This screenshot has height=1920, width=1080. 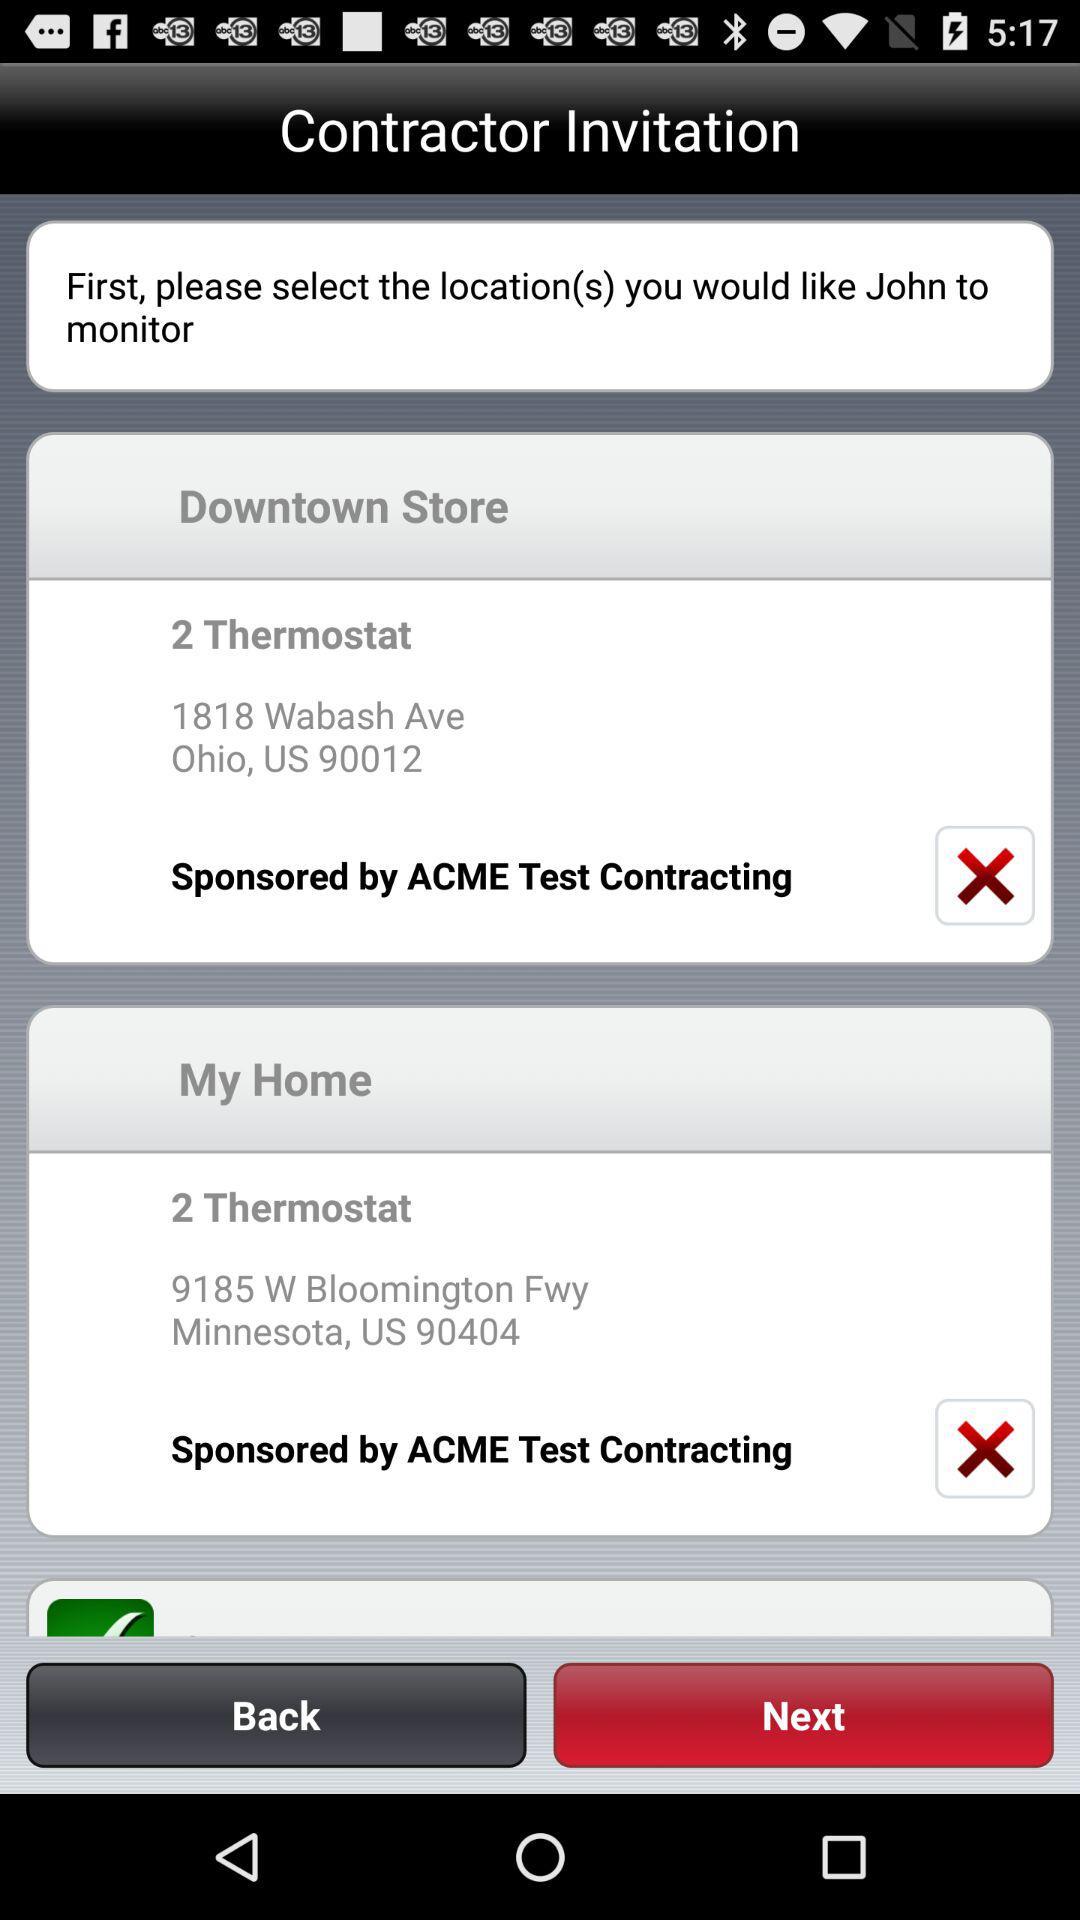 What do you see at coordinates (540, 1309) in the screenshot?
I see `9185 w bloomington icon` at bounding box center [540, 1309].